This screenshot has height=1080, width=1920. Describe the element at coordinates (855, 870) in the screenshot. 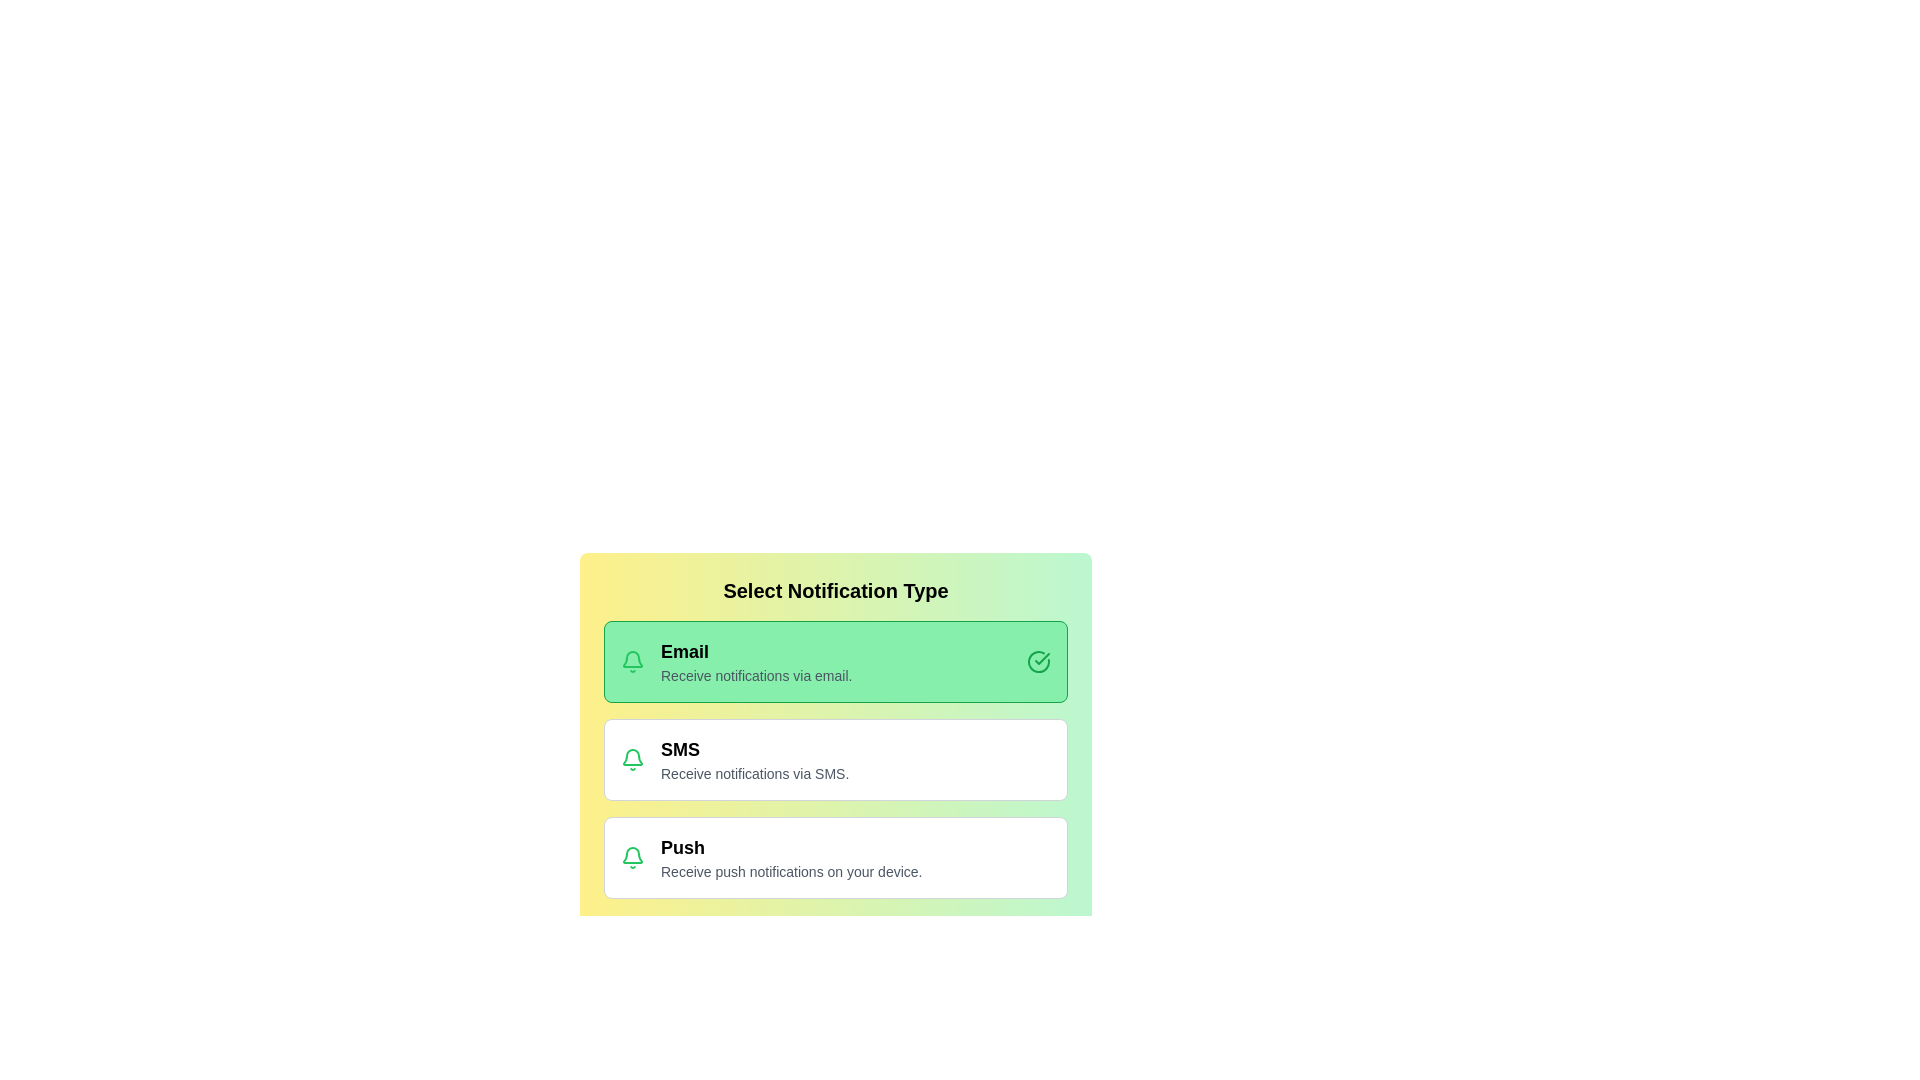

I see `the static text label that informs the user about the 'Push' notification option, located below the heading 'Push' in the third notification option card` at that location.